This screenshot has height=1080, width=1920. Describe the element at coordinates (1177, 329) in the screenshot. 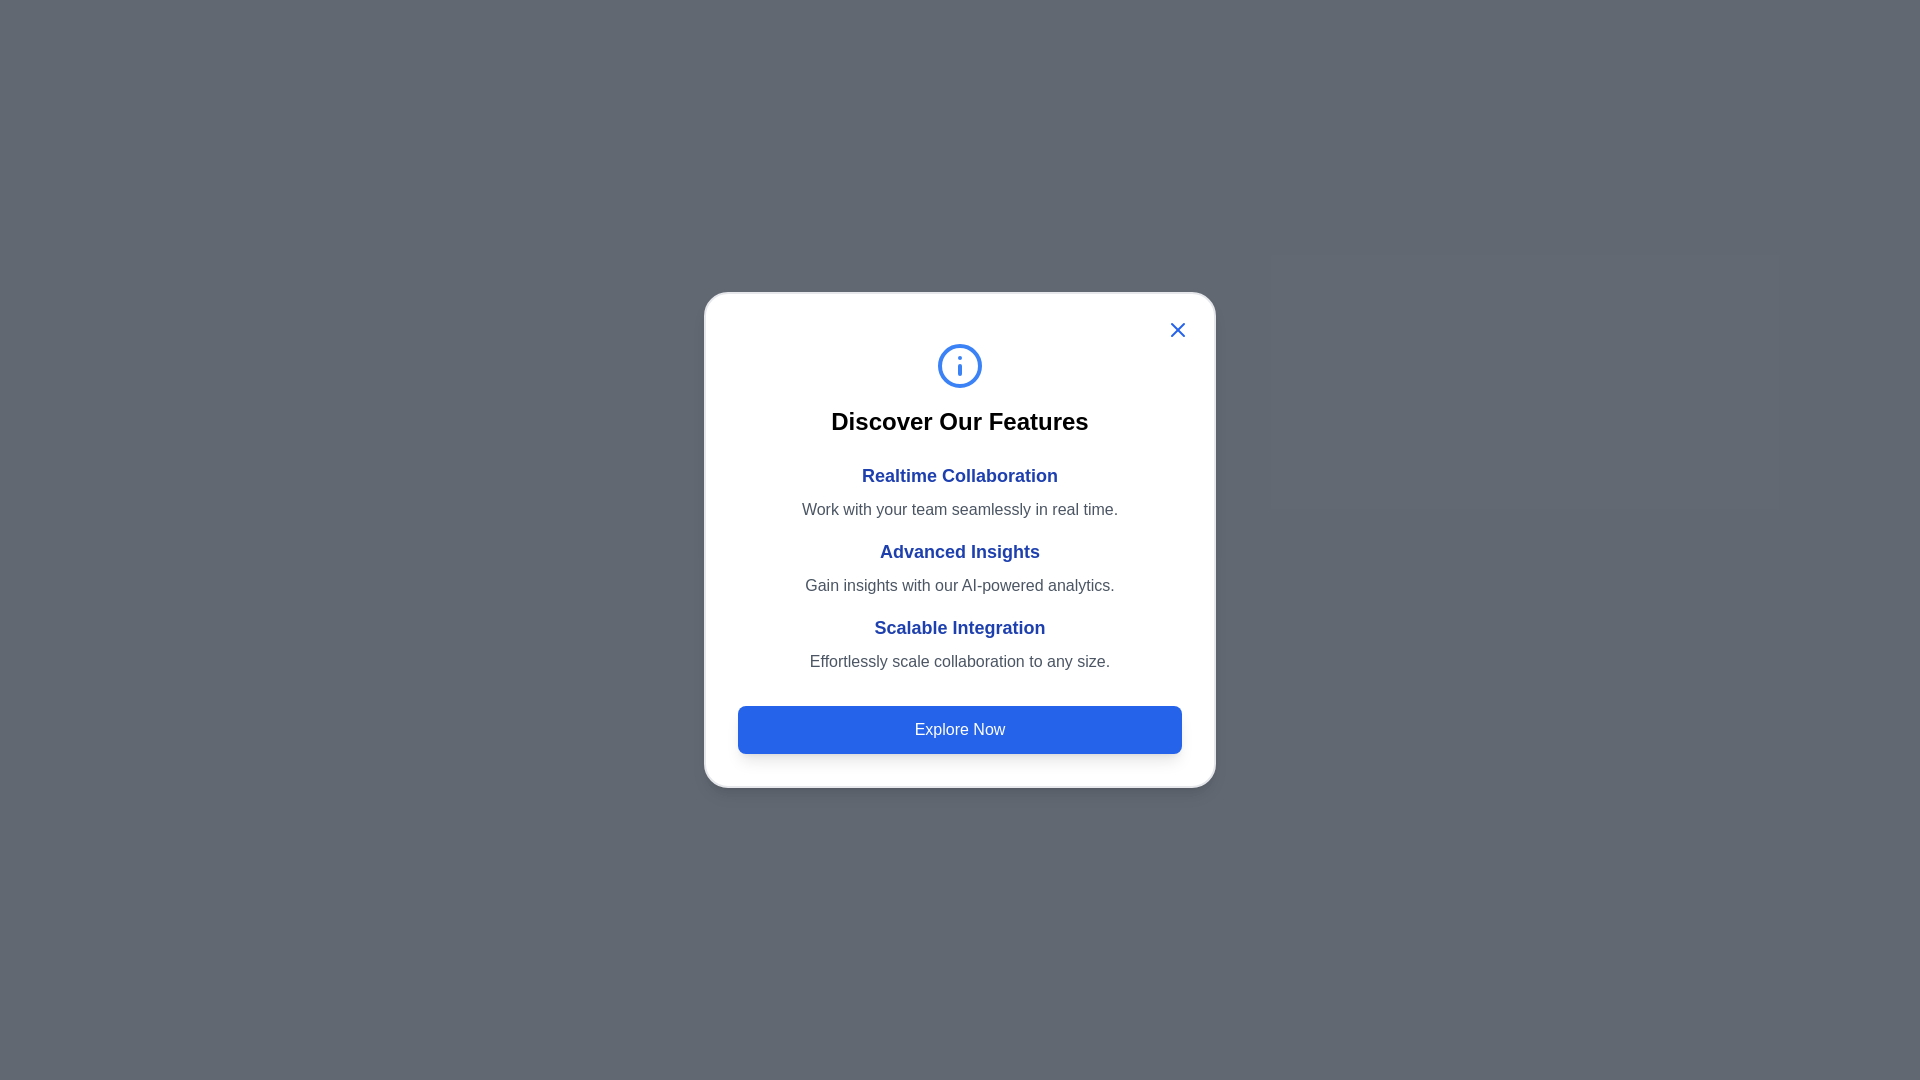

I see `the circular button with a blue cross icon at the center, located in the top-right corner of the white panel` at that location.